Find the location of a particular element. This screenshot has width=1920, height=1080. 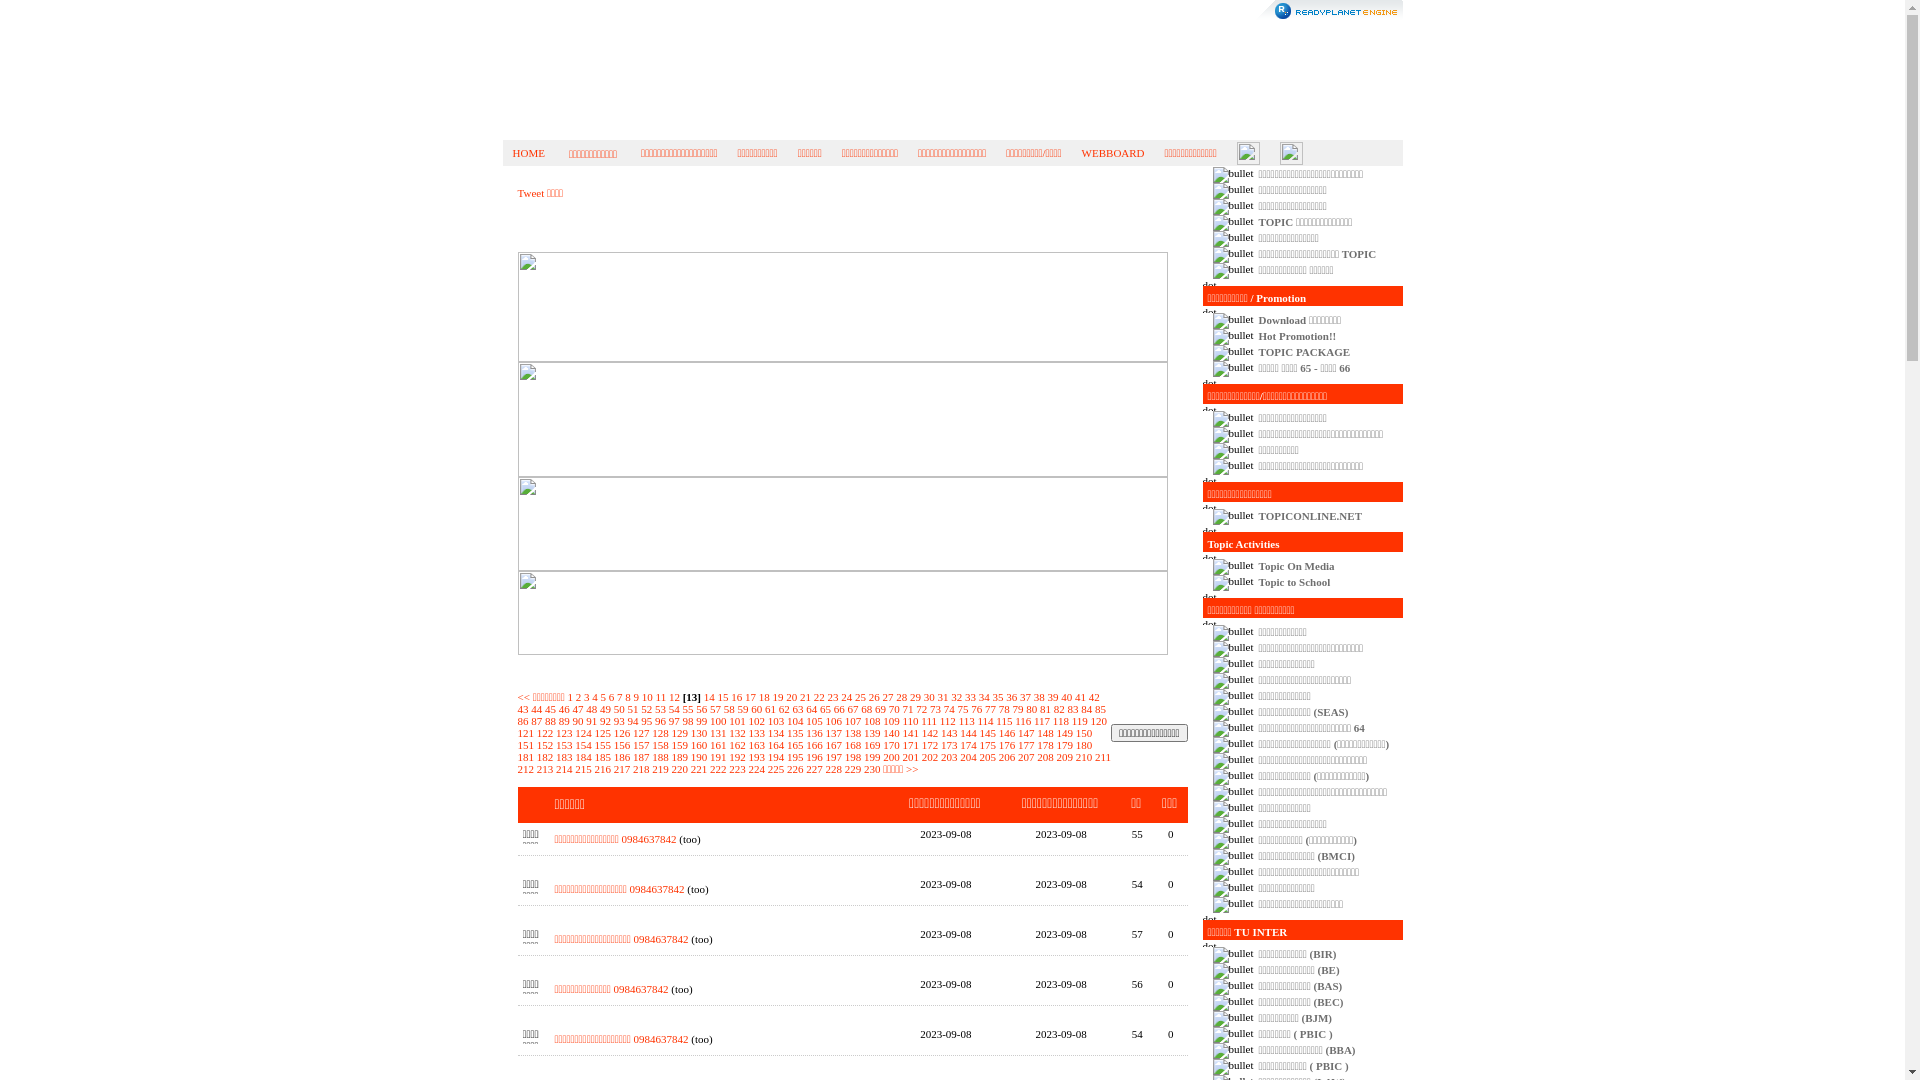

'220' is located at coordinates (680, 767).